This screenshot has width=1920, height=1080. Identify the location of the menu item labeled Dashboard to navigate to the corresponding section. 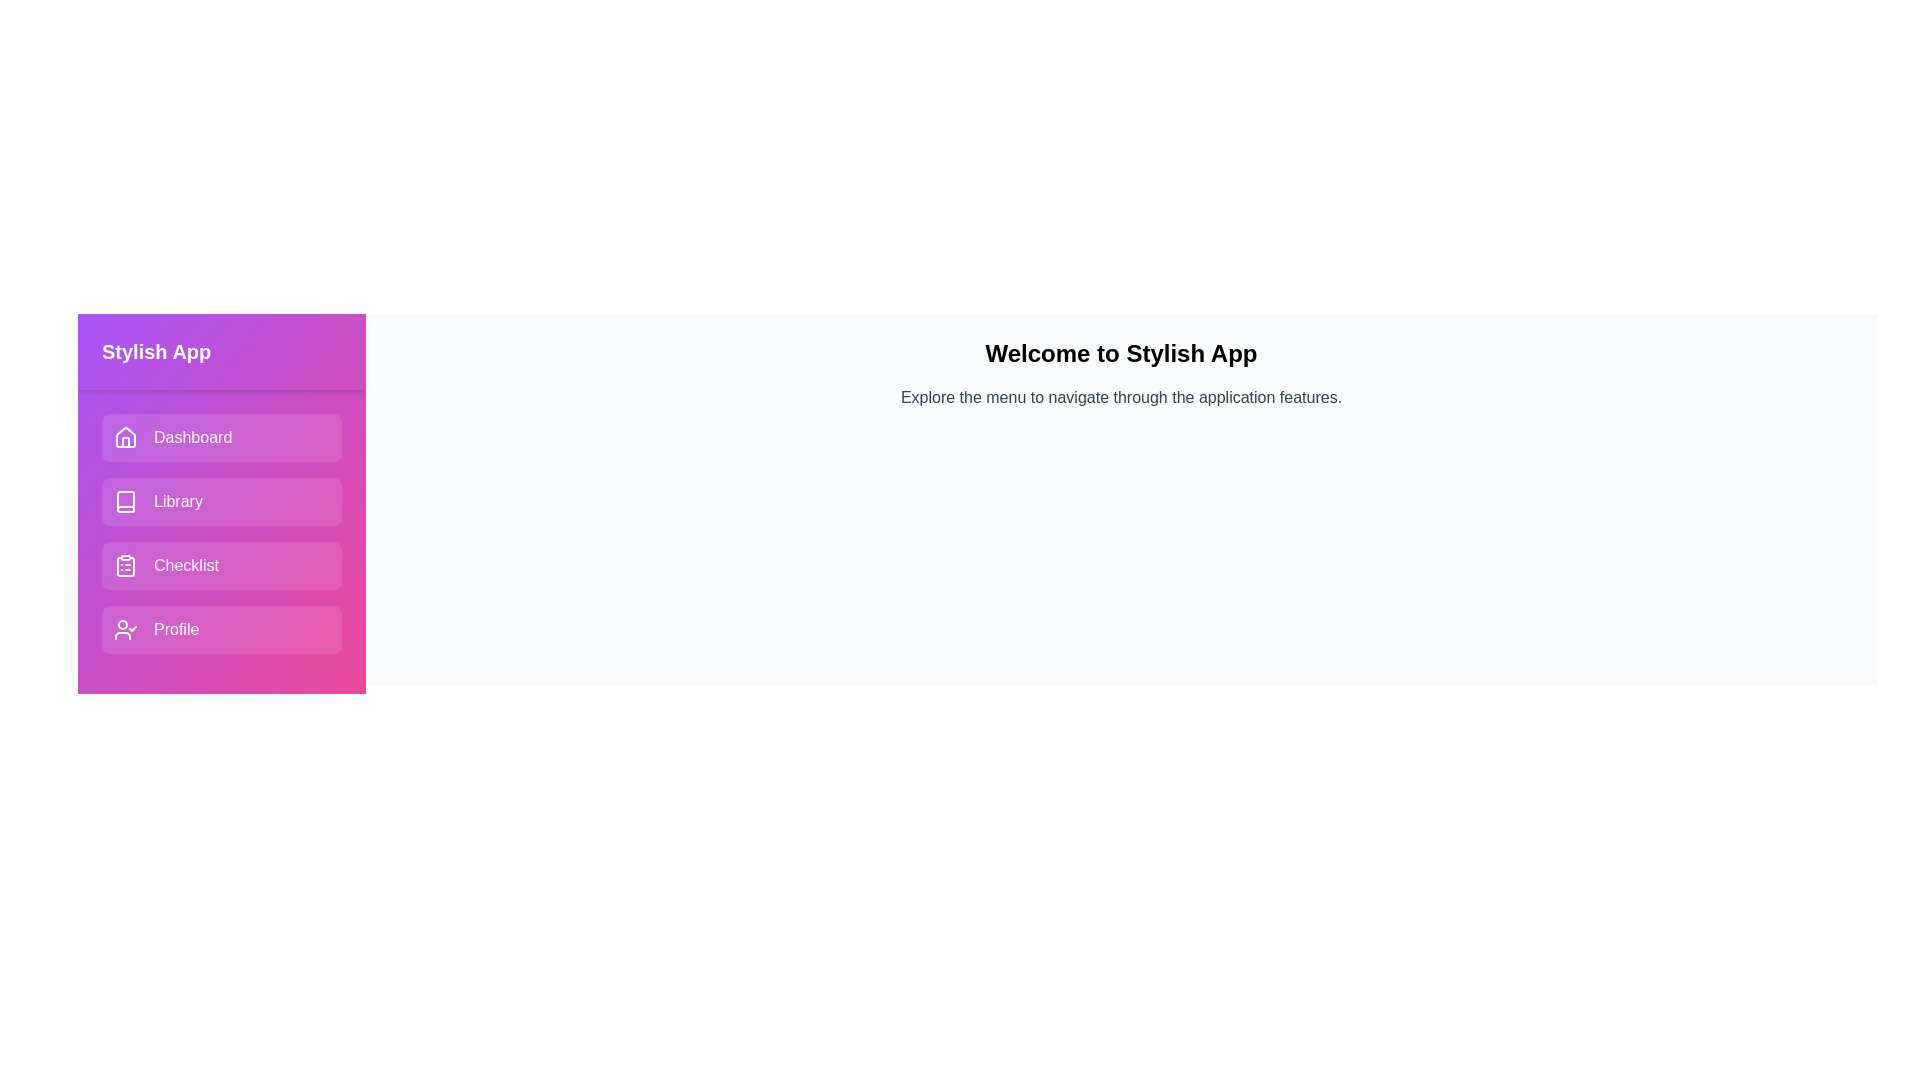
(221, 437).